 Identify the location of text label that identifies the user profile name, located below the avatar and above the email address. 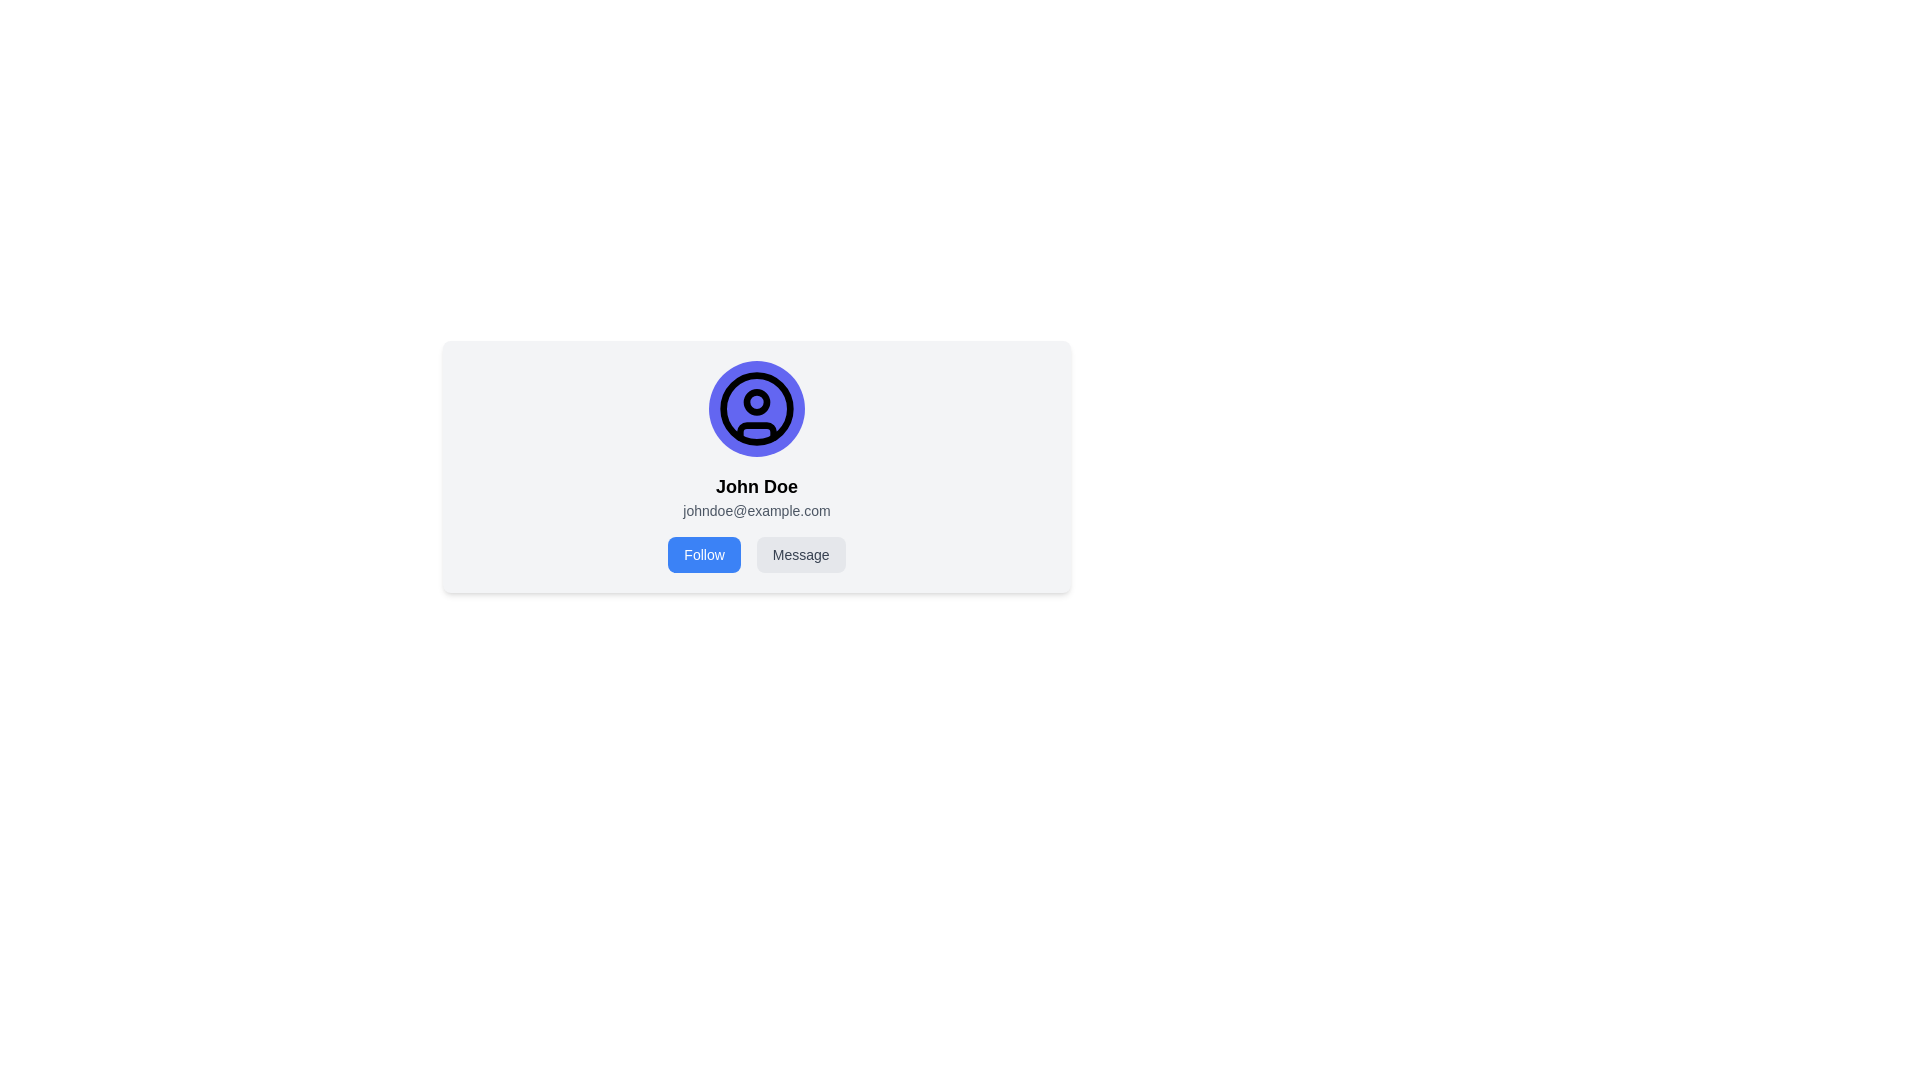
(756, 486).